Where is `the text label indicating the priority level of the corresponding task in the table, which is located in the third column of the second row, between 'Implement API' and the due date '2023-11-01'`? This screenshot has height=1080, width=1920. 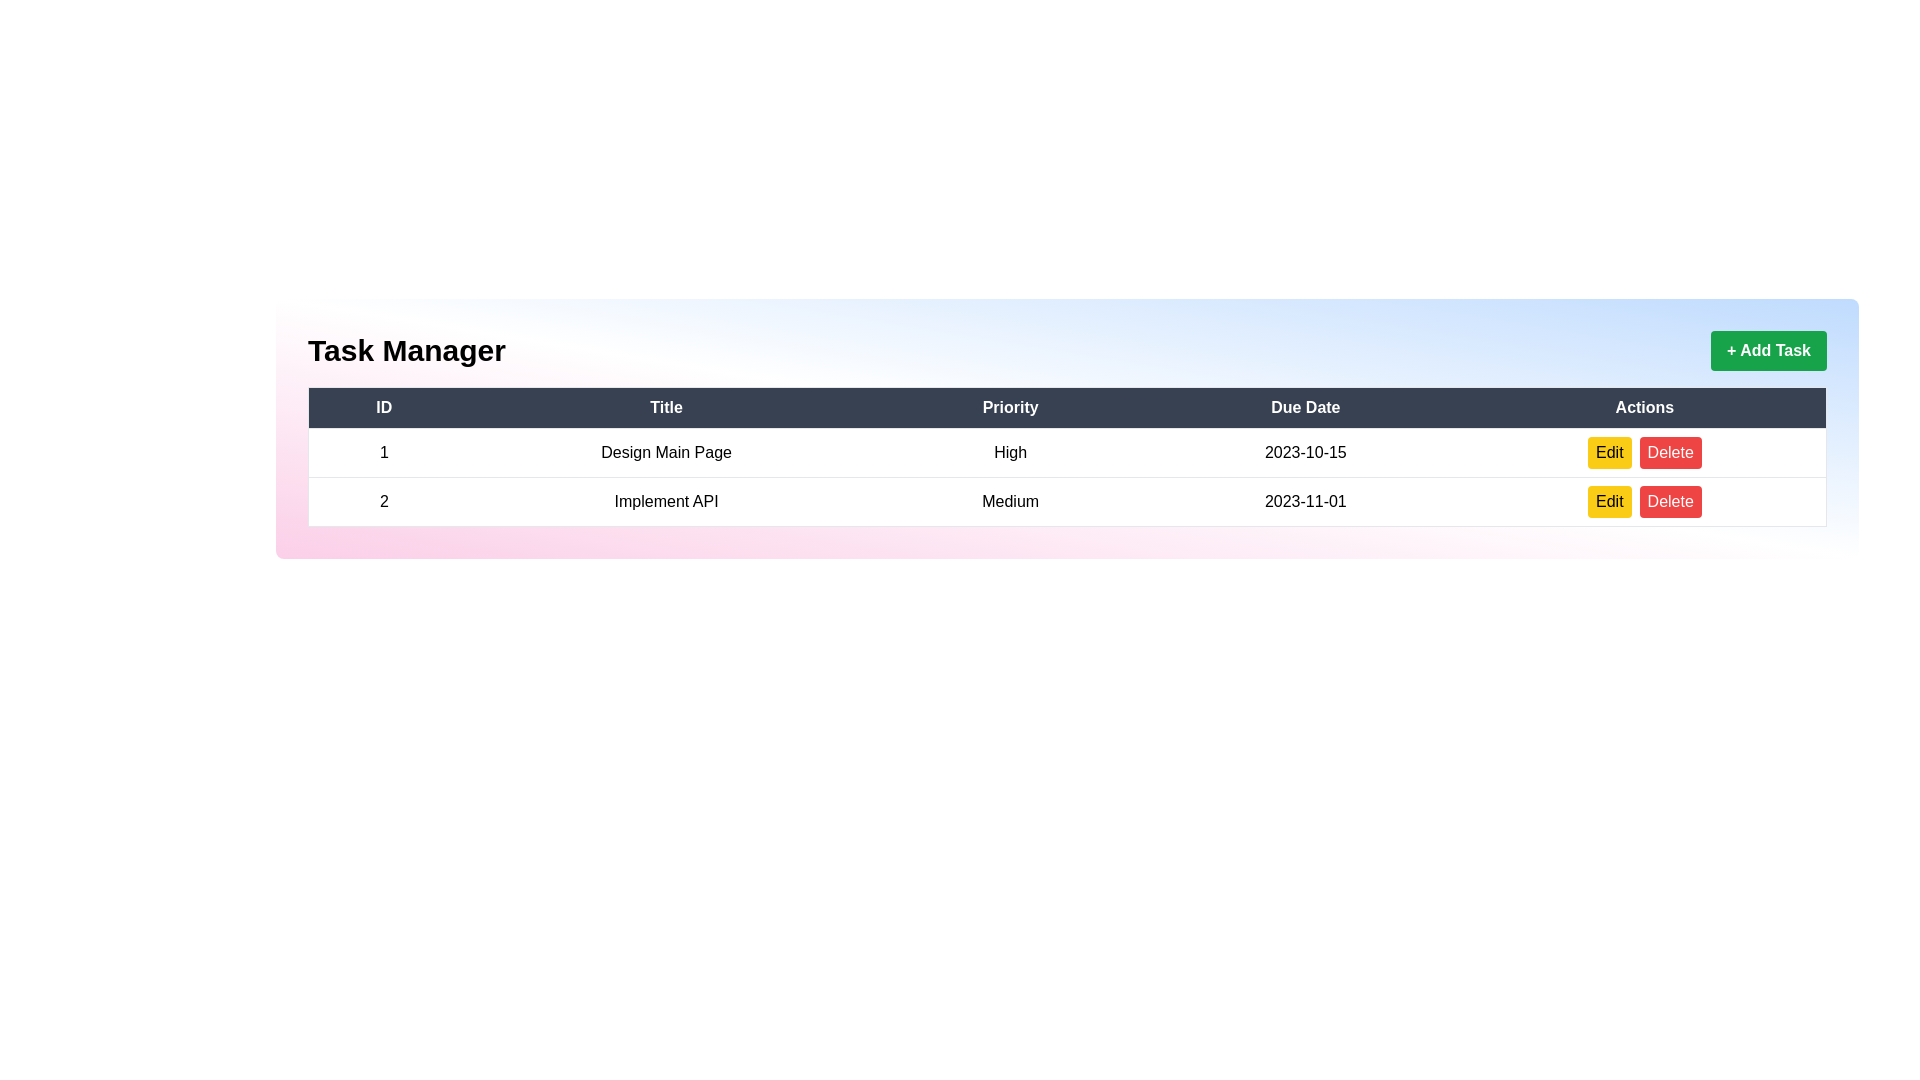
the text label indicating the priority level of the corresponding task in the table, which is located in the third column of the second row, between 'Implement API' and the due date '2023-11-01' is located at coordinates (1010, 500).